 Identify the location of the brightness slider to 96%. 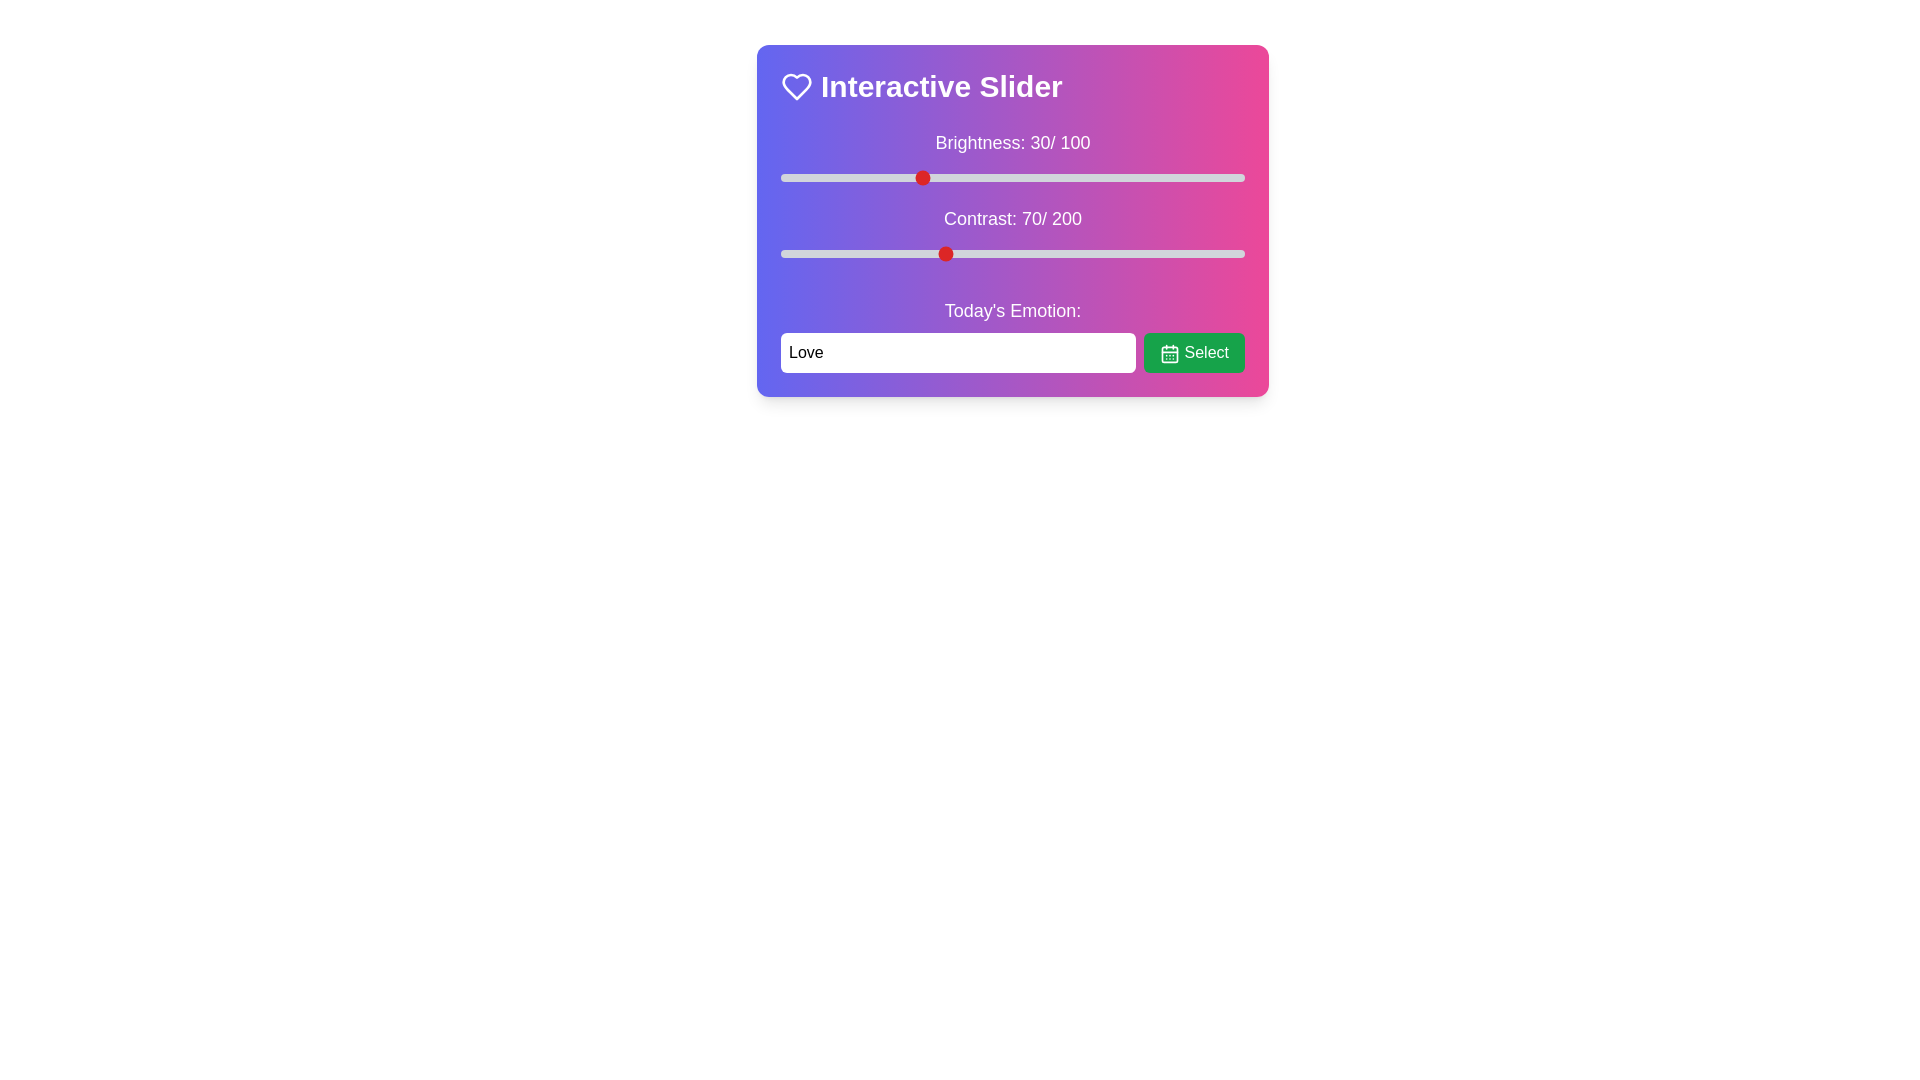
(1225, 176).